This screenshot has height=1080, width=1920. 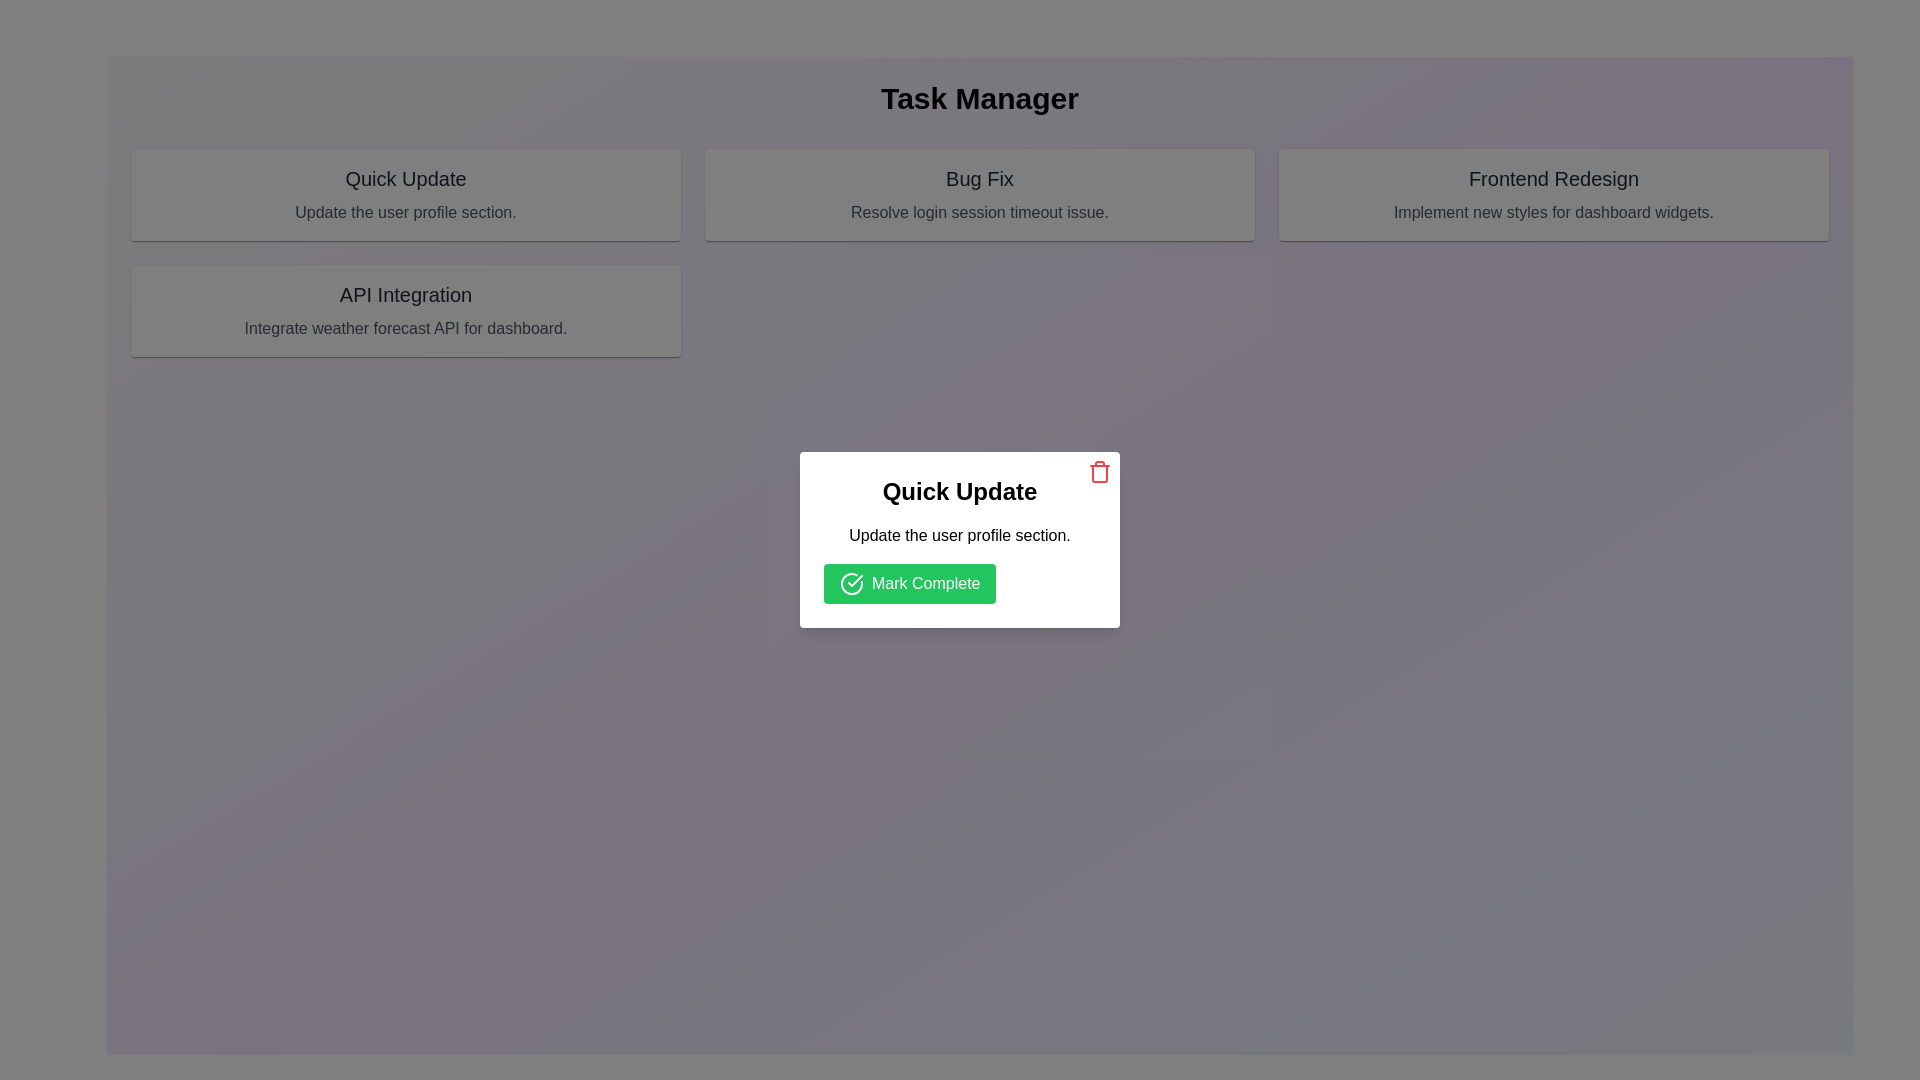 What do you see at coordinates (851, 583) in the screenshot?
I see `the 'Mark Complete' button which contains a circular green icon with a white check mark, located below the 'Quick Update' label in the modal box` at bounding box center [851, 583].